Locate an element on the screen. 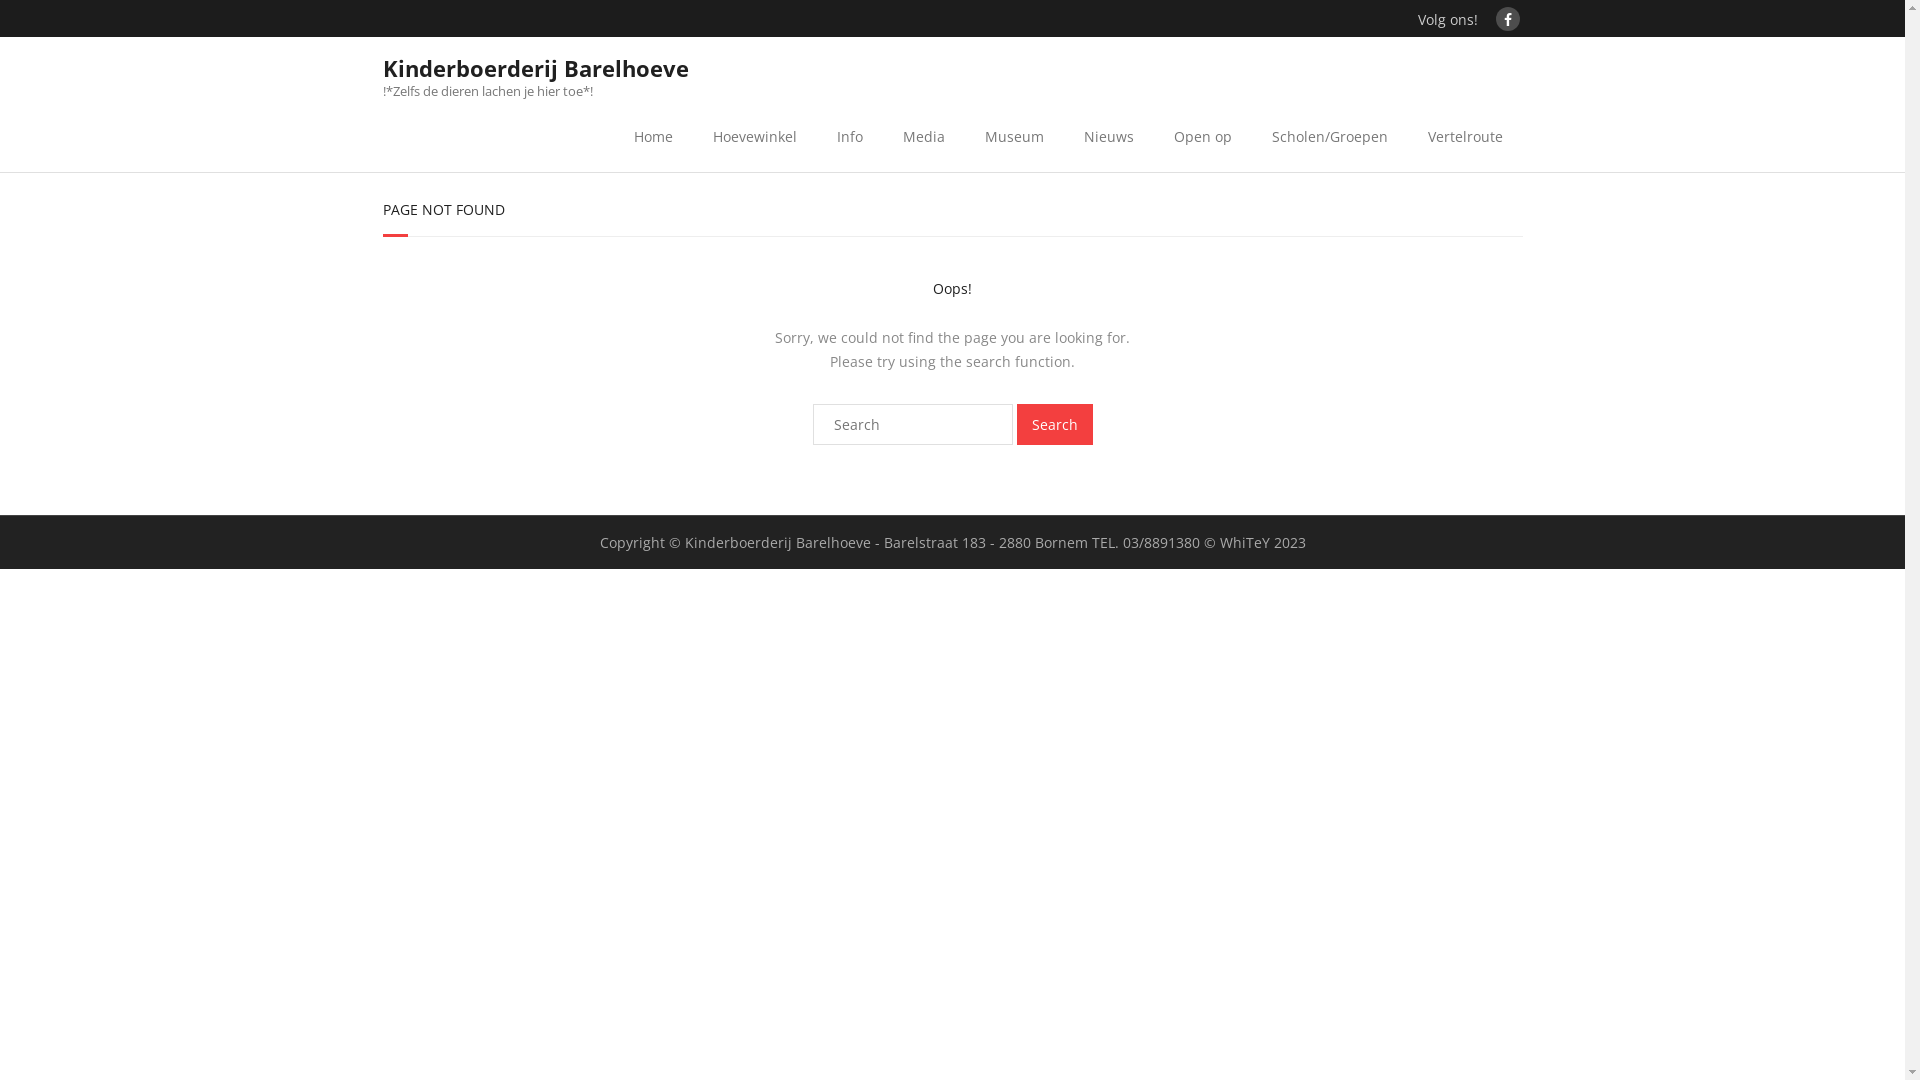 Image resolution: width=1920 pixels, height=1080 pixels. 'Info' is located at coordinates (849, 135).